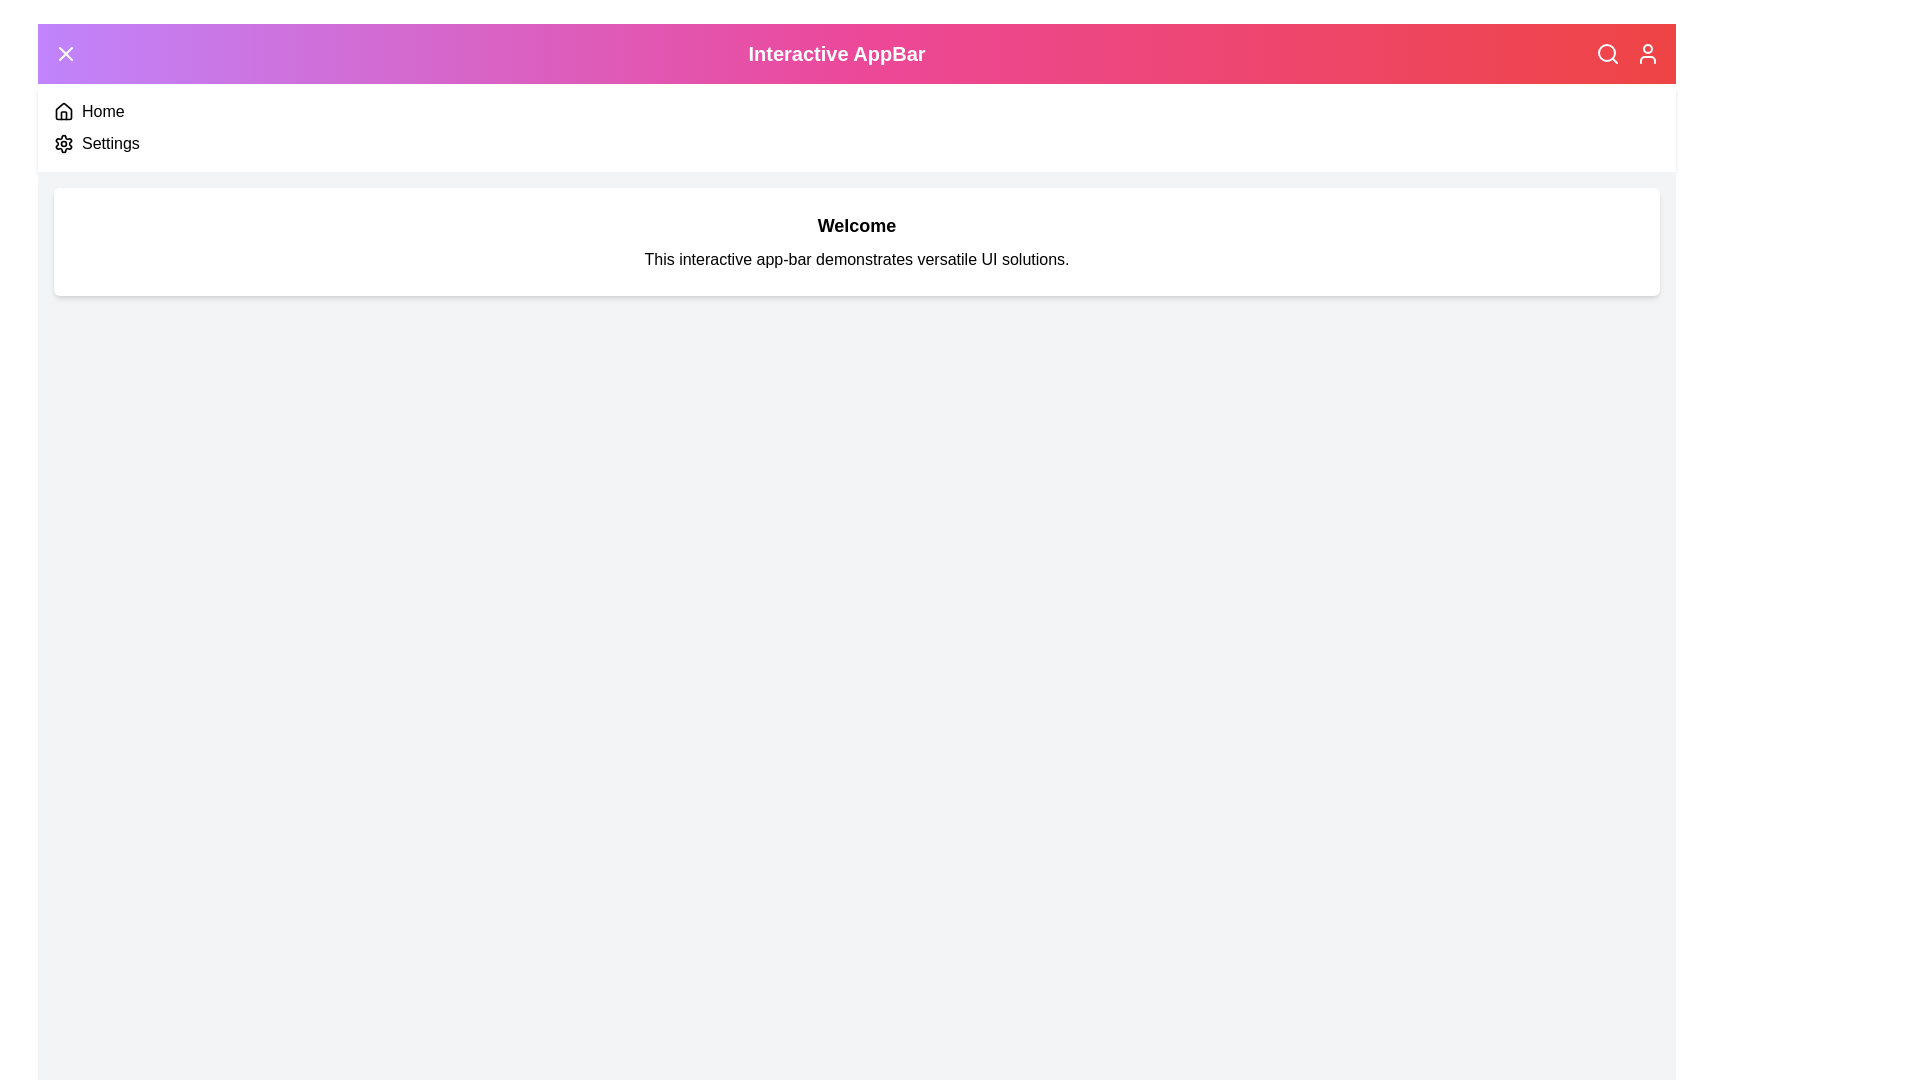 The width and height of the screenshot is (1920, 1080). What do you see at coordinates (63, 142) in the screenshot?
I see `the navigation item Settings` at bounding box center [63, 142].